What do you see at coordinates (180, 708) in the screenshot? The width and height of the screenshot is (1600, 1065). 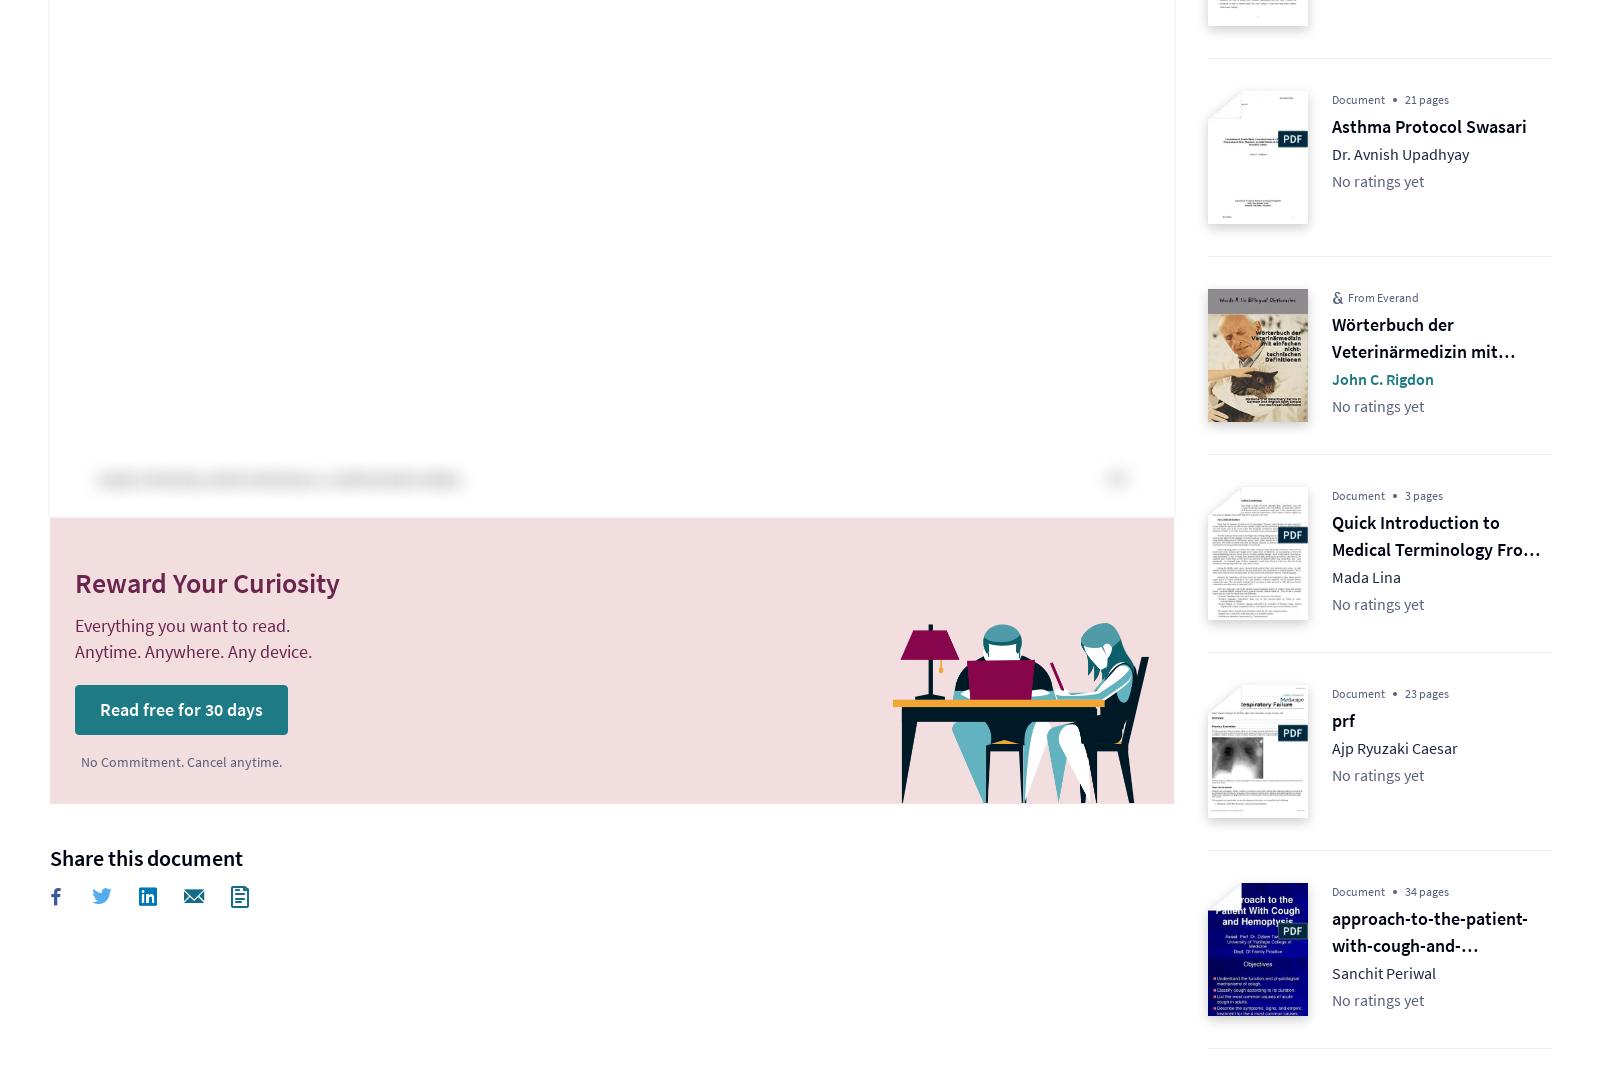 I see `'Read free for 30 days'` at bounding box center [180, 708].